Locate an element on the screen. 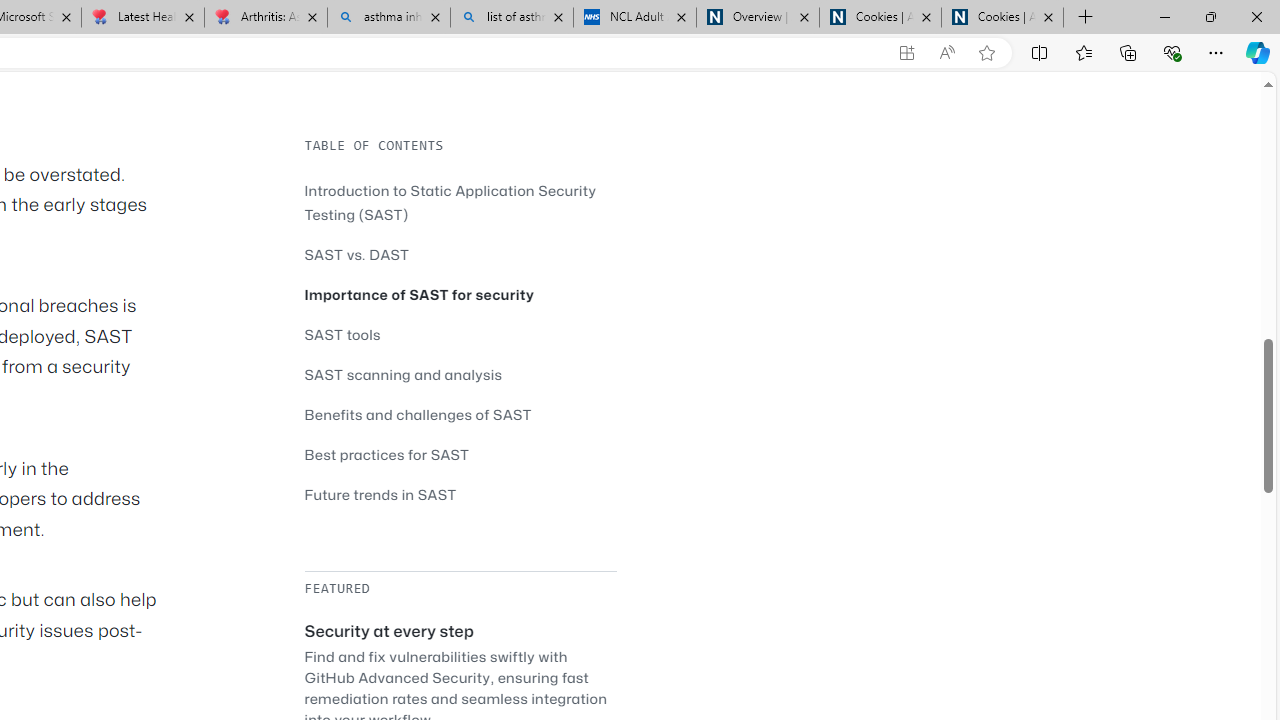 The height and width of the screenshot is (720, 1280). 'Benefits and challenges of SAST' is located at coordinates (459, 413).